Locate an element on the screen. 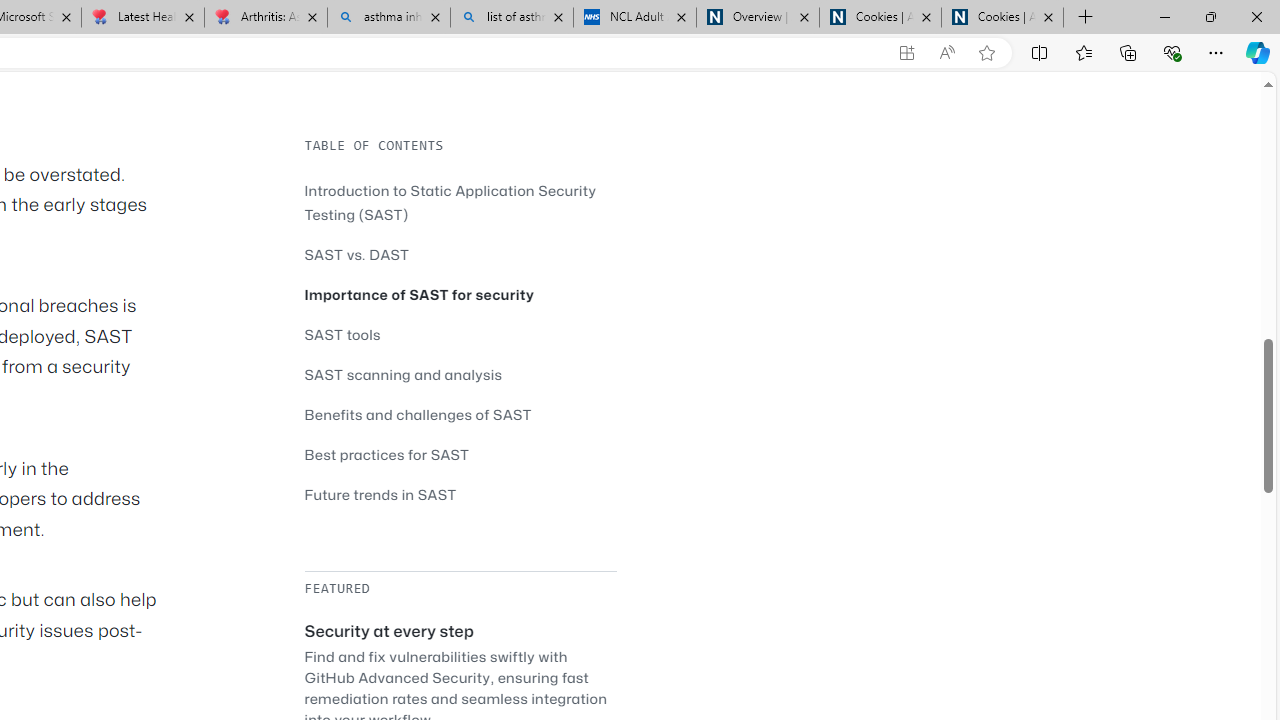 The height and width of the screenshot is (720, 1280). 'Benefits and challenges of SAST' is located at coordinates (459, 413).